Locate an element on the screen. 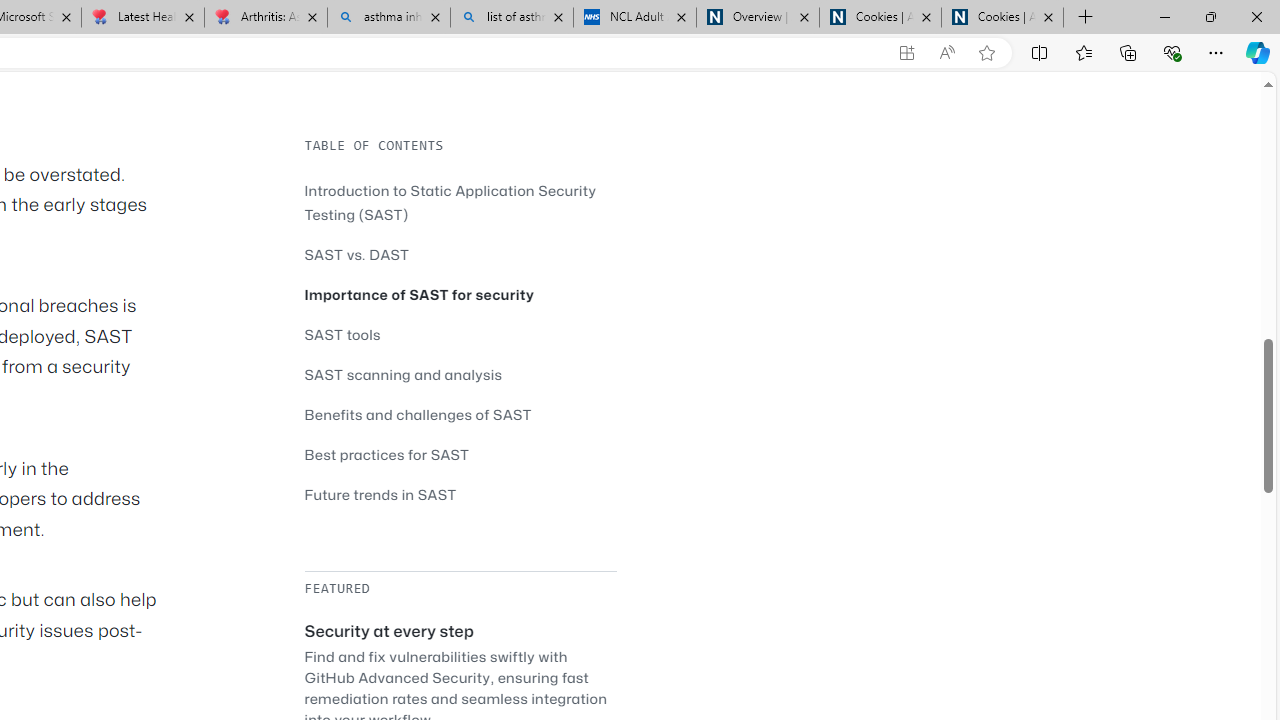 The height and width of the screenshot is (720, 1280). 'Benefits and challenges of SAST' is located at coordinates (459, 413).